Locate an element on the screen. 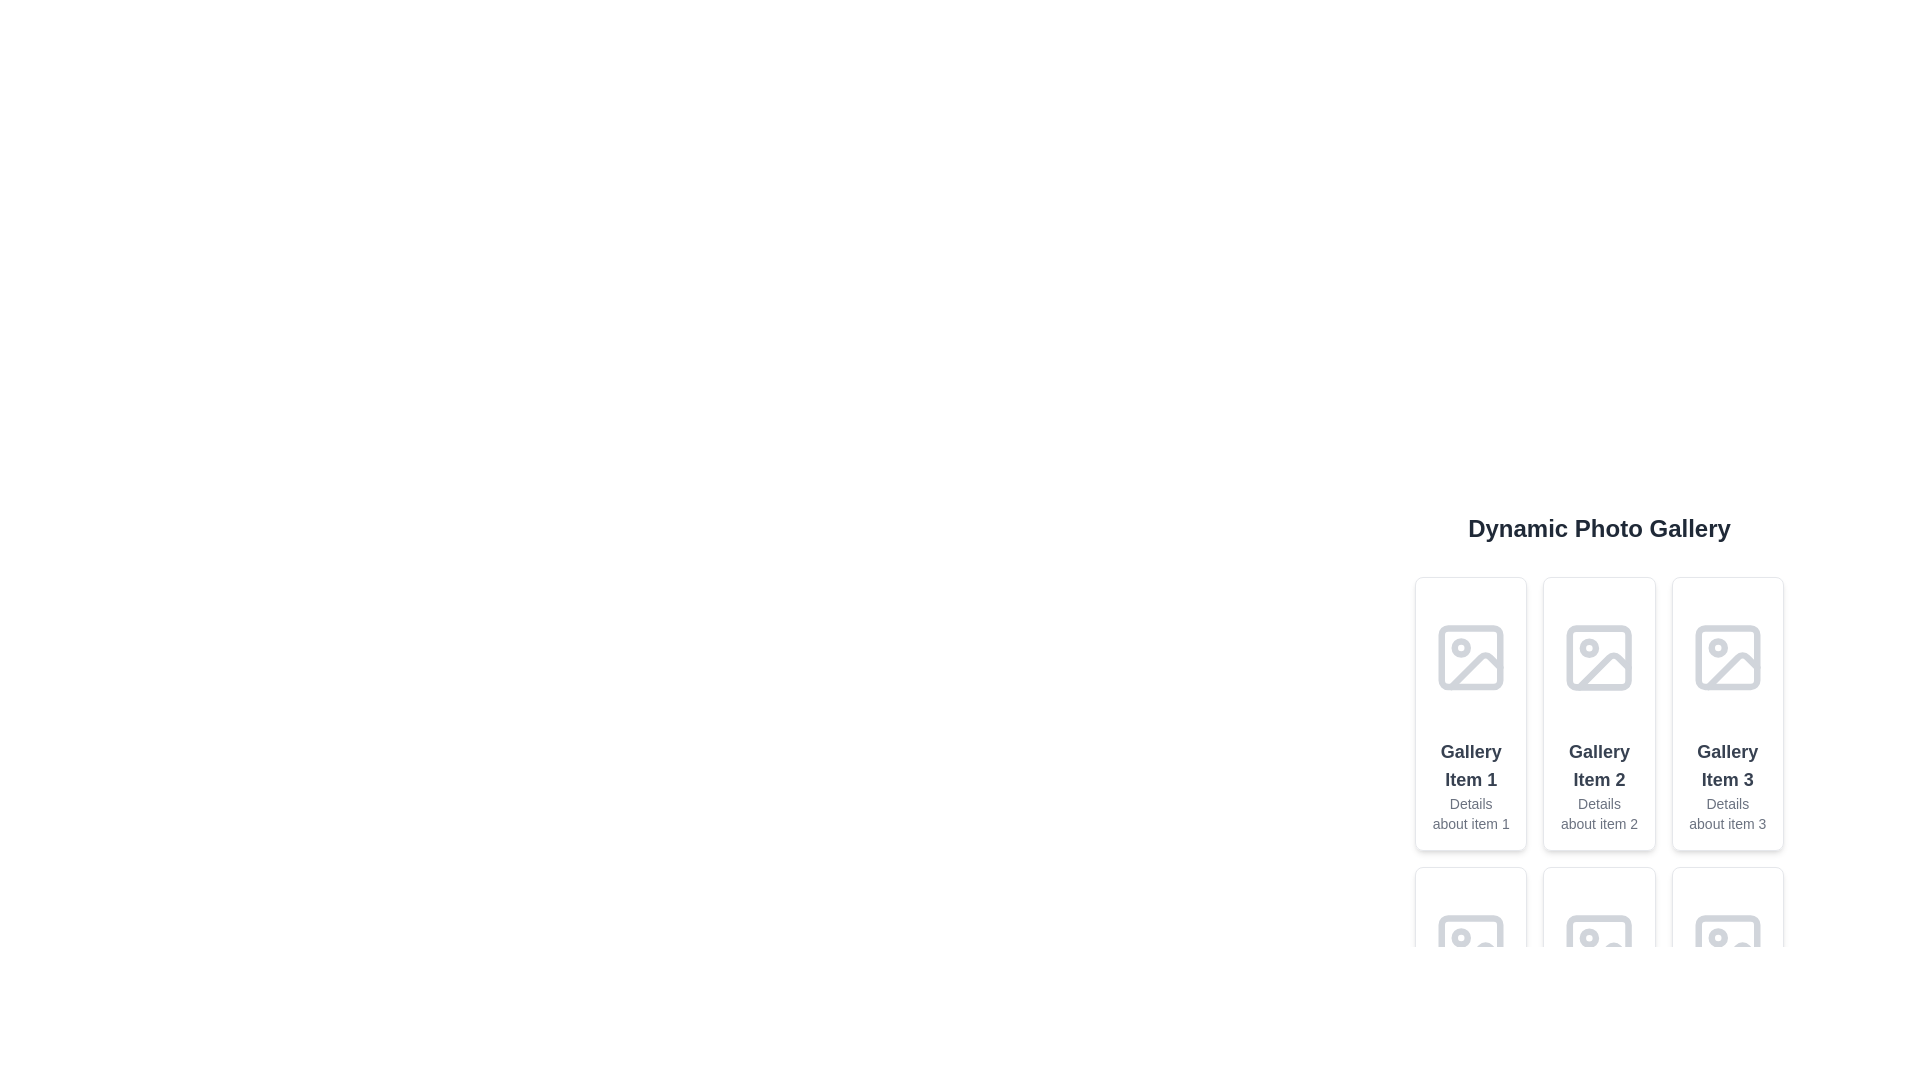 Image resolution: width=1920 pixels, height=1080 pixels. text label displaying 'Details about item 2', which is styled in a small gray font and located below the title 'Gallery Item 2' in the second card of the gallery items is located at coordinates (1598, 813).